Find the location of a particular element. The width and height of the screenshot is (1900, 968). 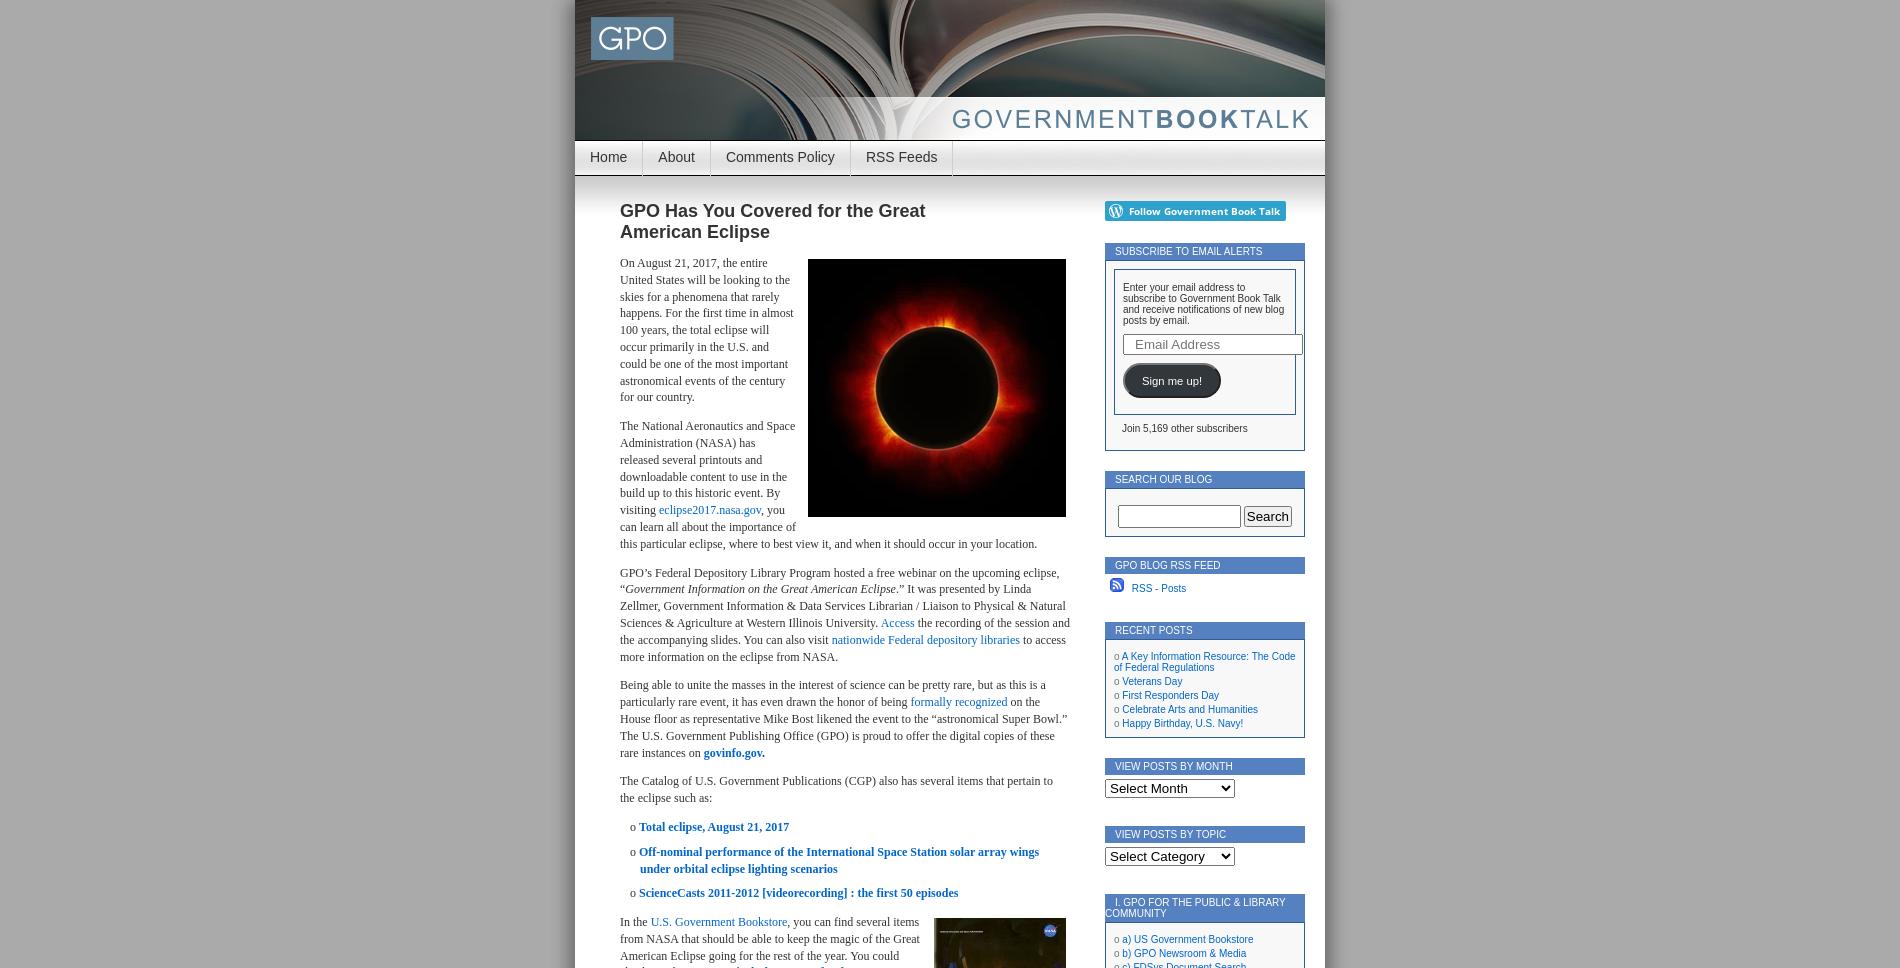

'About' is located at coordinates (676, 156).